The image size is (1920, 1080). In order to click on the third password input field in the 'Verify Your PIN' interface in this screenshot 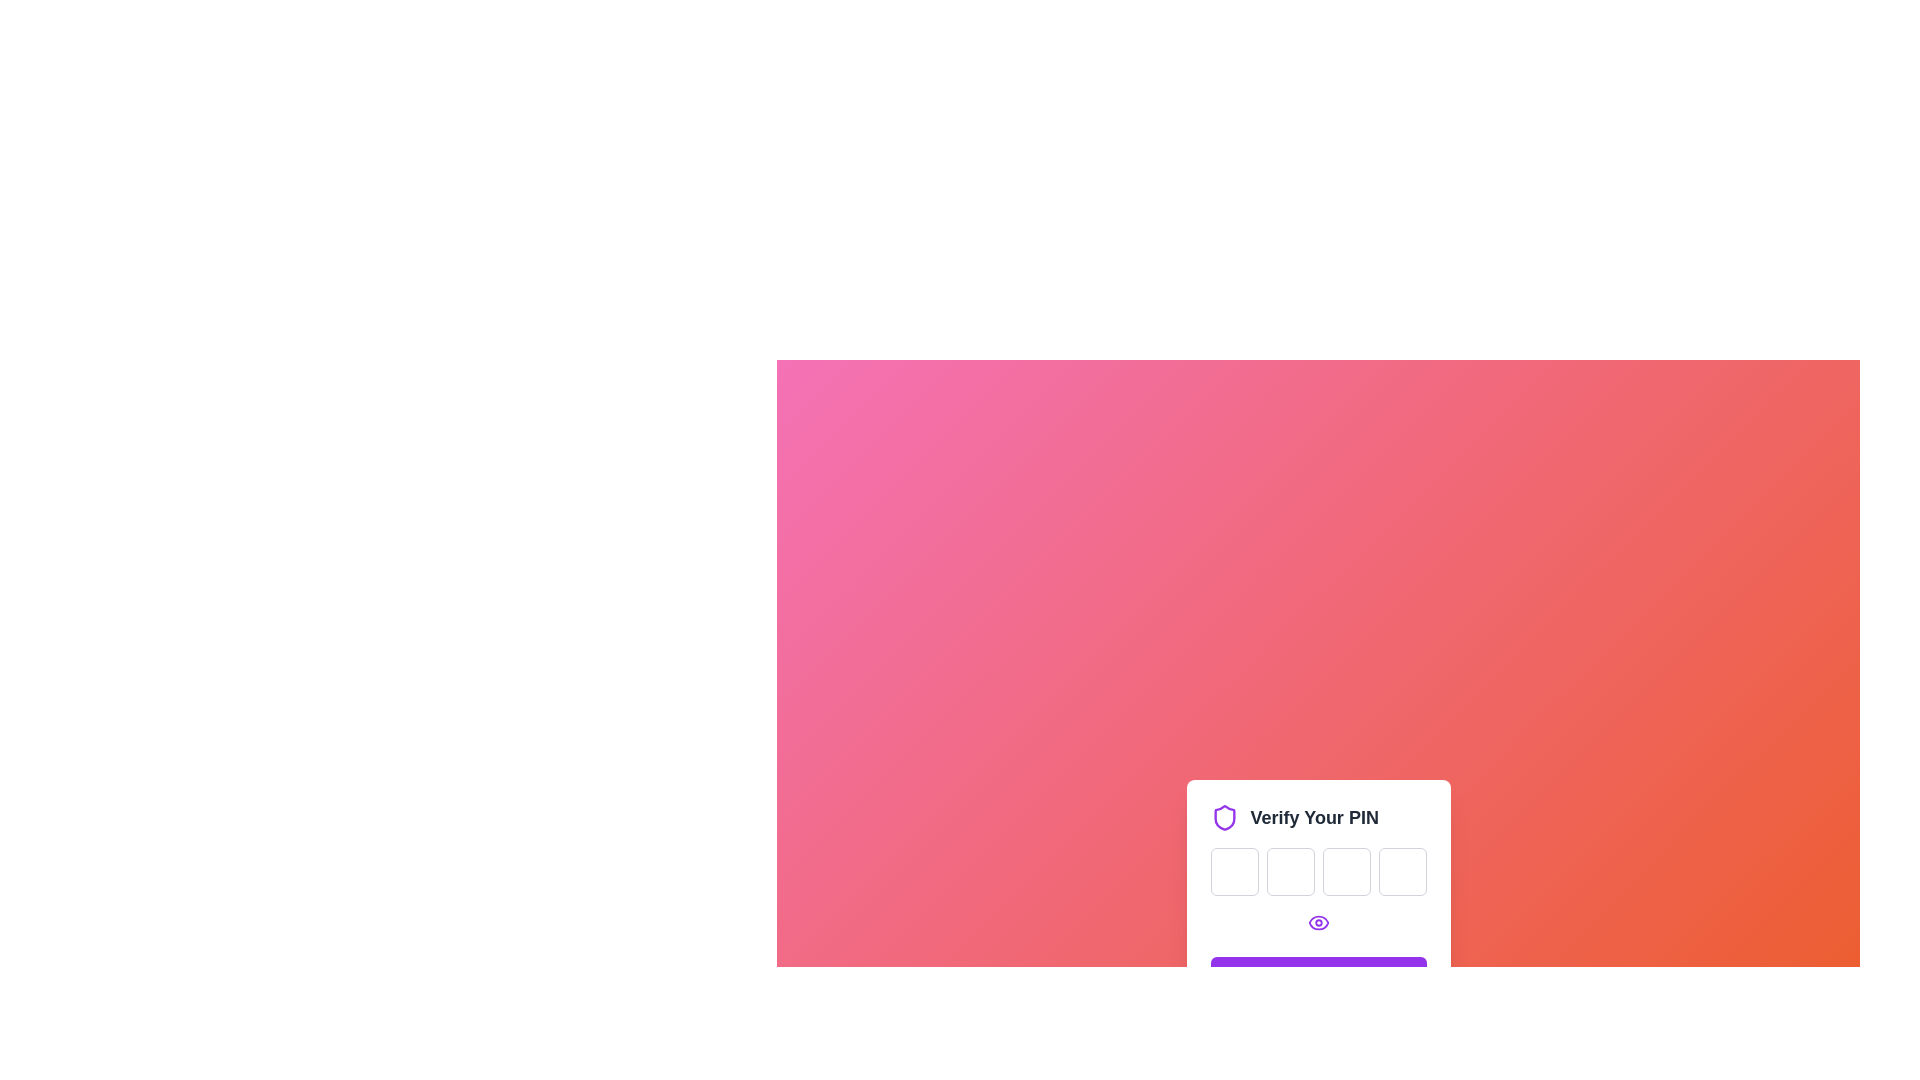, I will do `click(1346, 870)`.